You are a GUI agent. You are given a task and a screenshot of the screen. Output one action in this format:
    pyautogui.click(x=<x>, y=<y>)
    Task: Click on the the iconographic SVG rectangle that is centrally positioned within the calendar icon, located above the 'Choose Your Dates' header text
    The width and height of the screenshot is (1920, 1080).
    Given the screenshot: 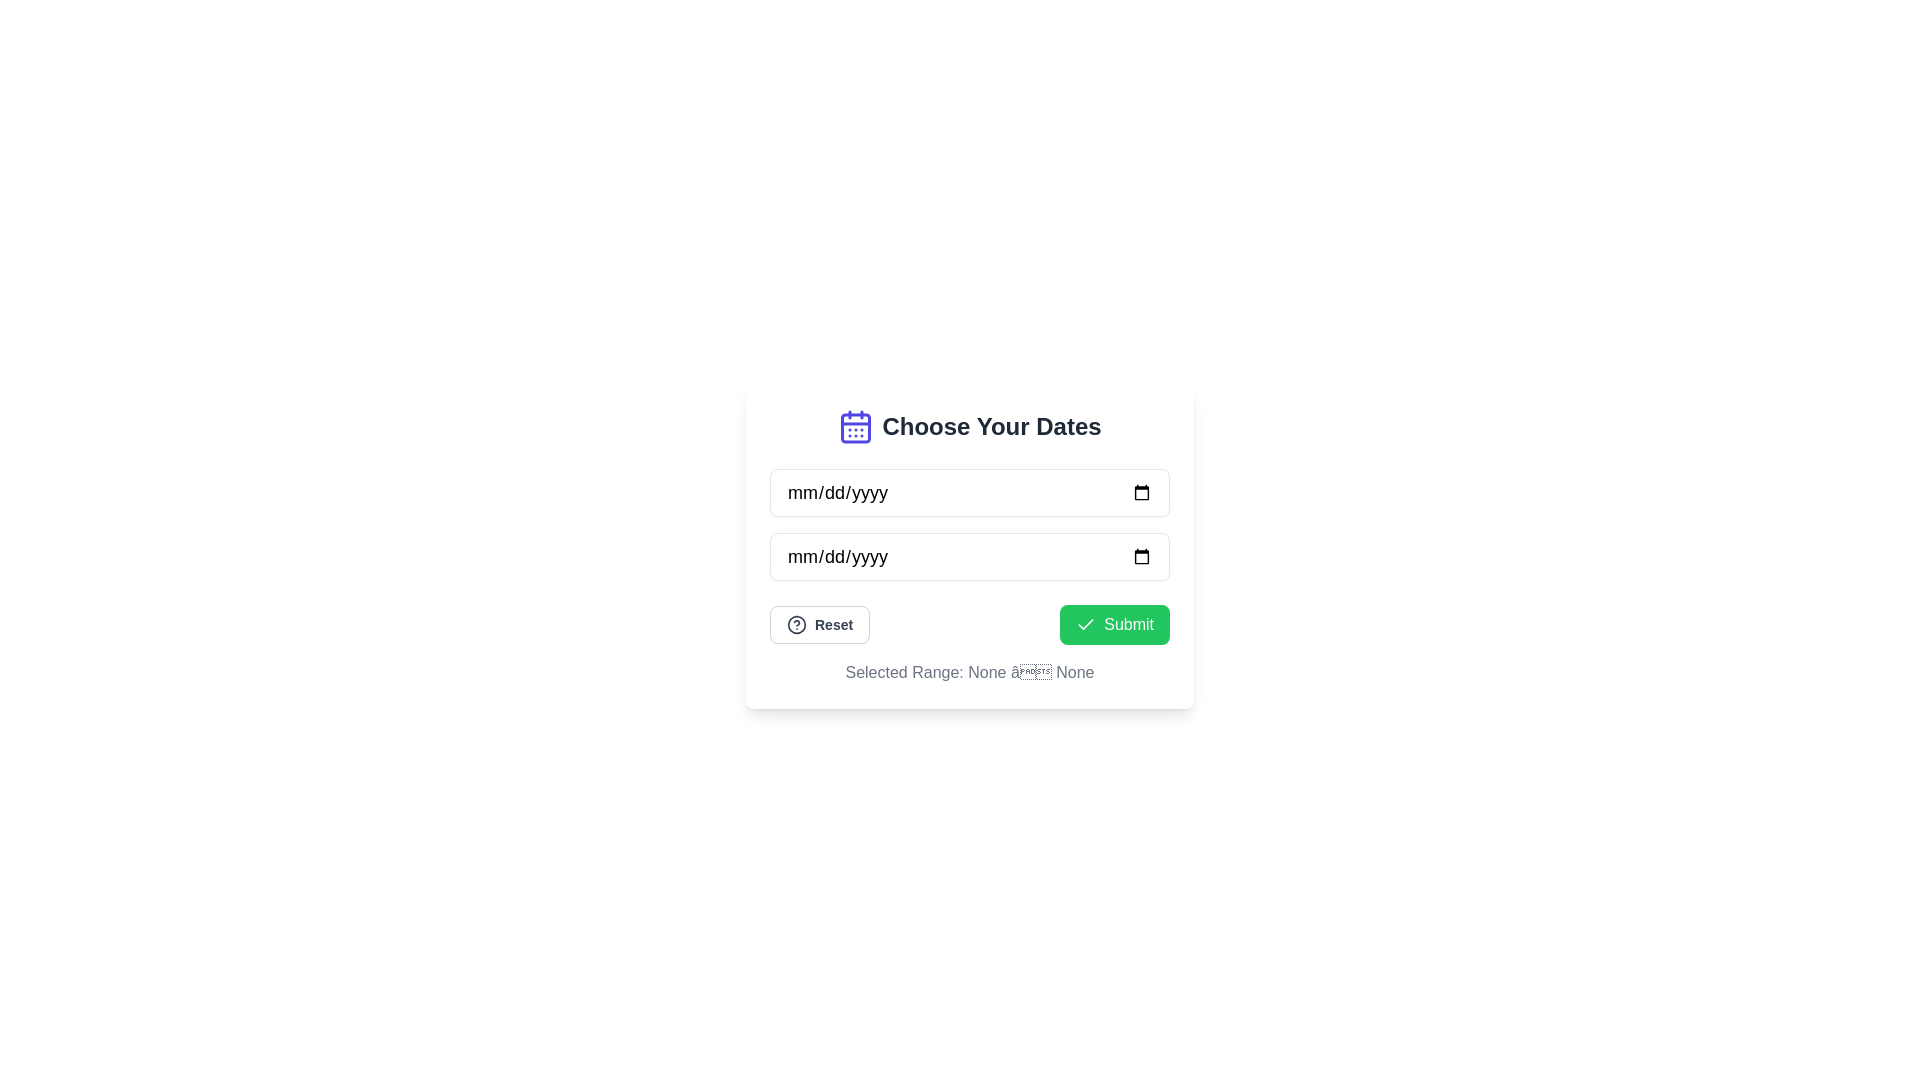 What is the action you would take?
    pyautogui.click(x=856, y=427)
    